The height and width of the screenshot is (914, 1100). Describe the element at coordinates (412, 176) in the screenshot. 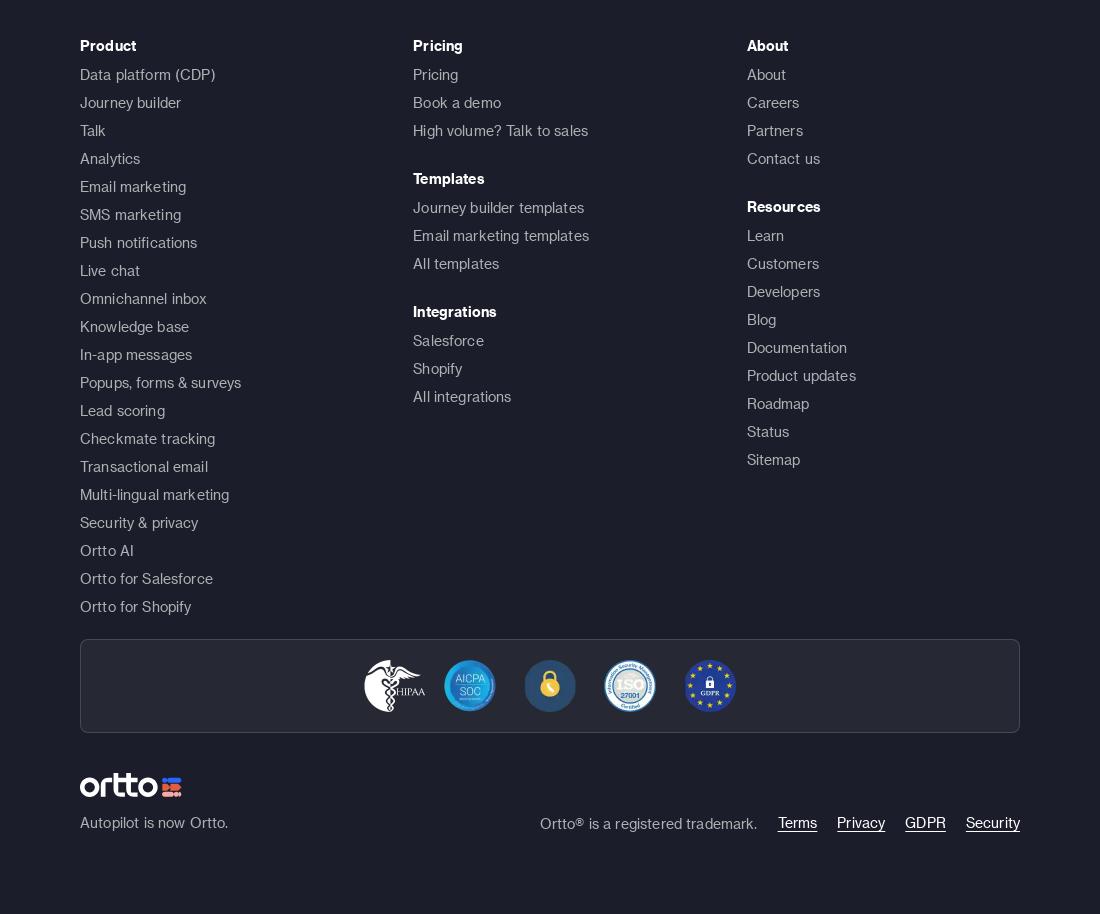

I see `'Templates'` at that location.